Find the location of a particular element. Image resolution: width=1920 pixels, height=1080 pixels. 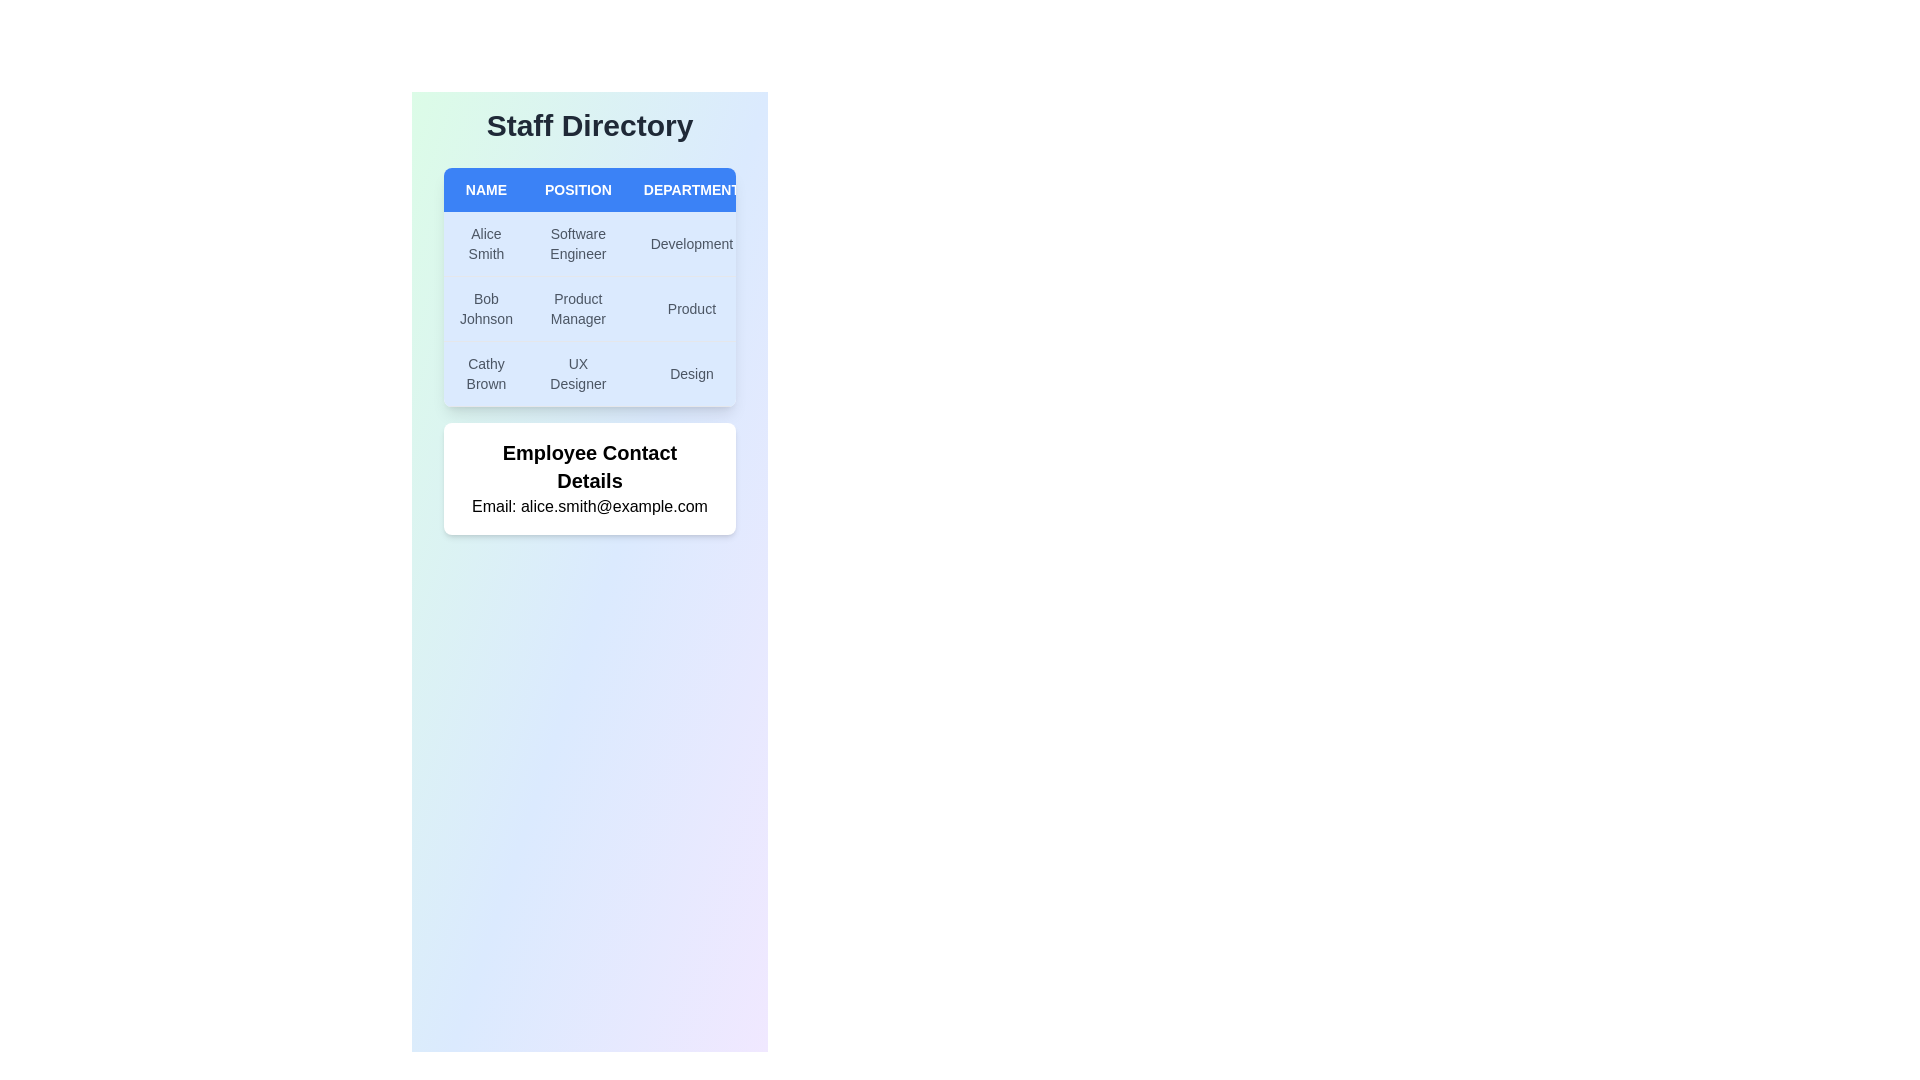

the text label displaying 'Bob Johnson', which is styled in a consistent font against a light blue background, located in the second row, first column of the table, under 'Alice Smith' is located at coordinates (486, 308).